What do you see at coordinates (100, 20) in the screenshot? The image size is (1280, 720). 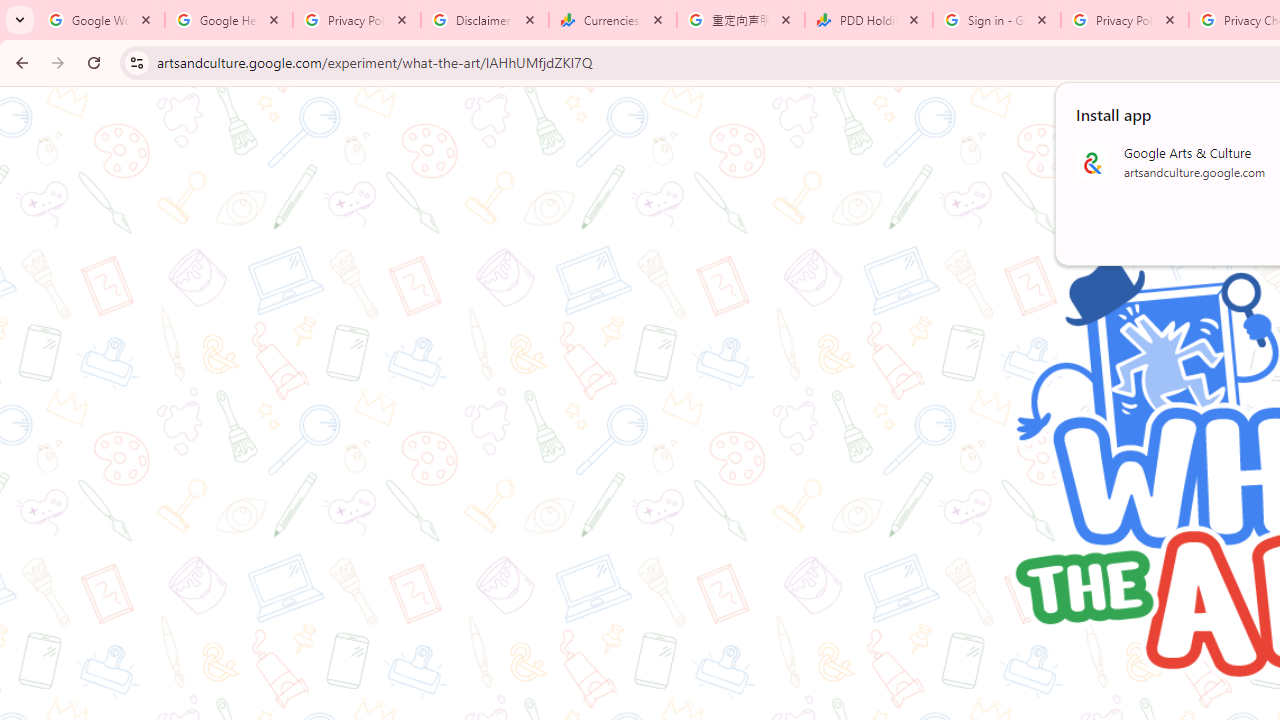 I see `'Google Workspace Admin Community'` at bounding box center [100, 20].